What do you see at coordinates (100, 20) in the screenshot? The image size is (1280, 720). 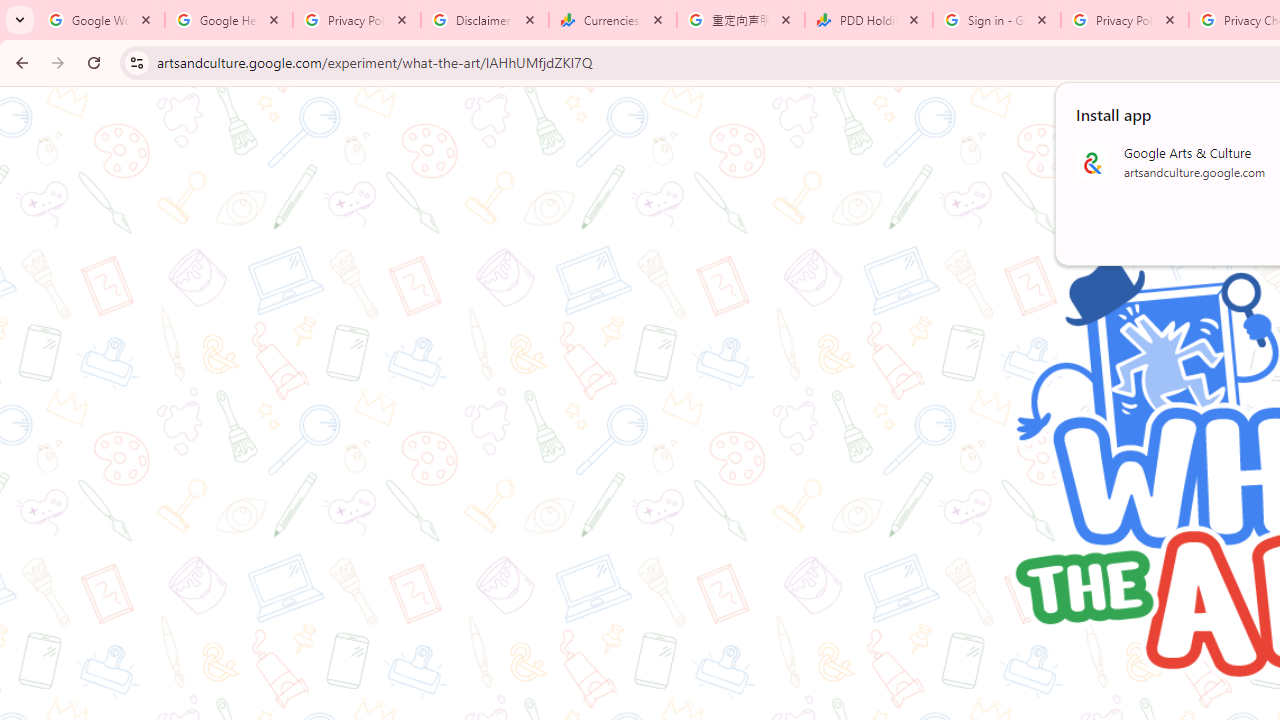 I see `'Google Workspace Admin Community'` at bounding box center [100, 20].